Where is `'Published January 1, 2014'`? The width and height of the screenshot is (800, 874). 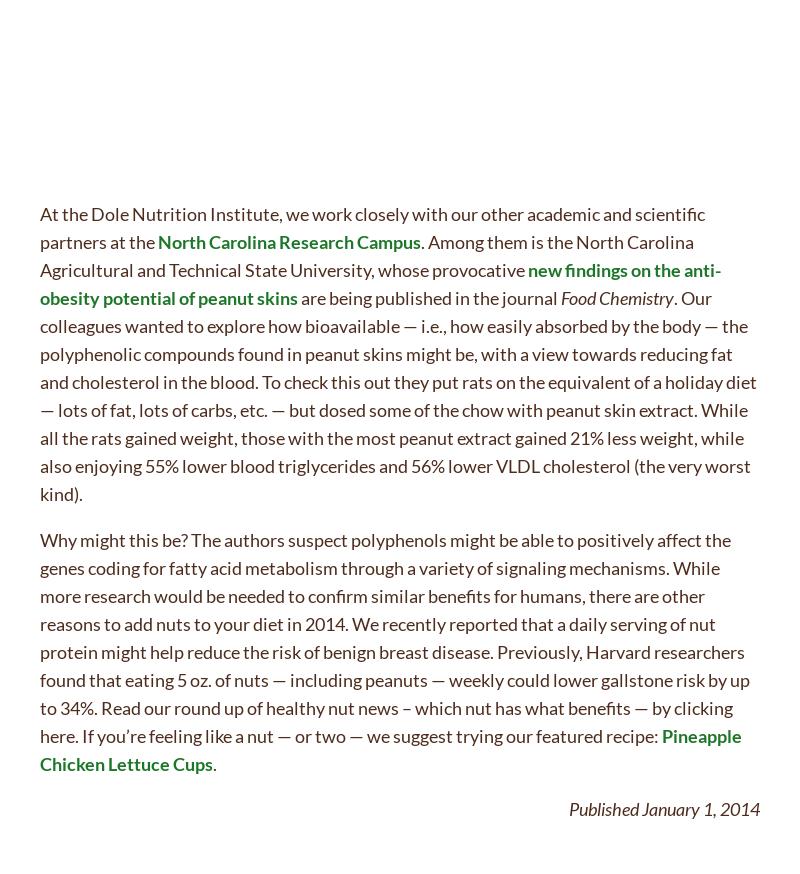 'Published January 1, 2014' is located at coordinates (663, 809).